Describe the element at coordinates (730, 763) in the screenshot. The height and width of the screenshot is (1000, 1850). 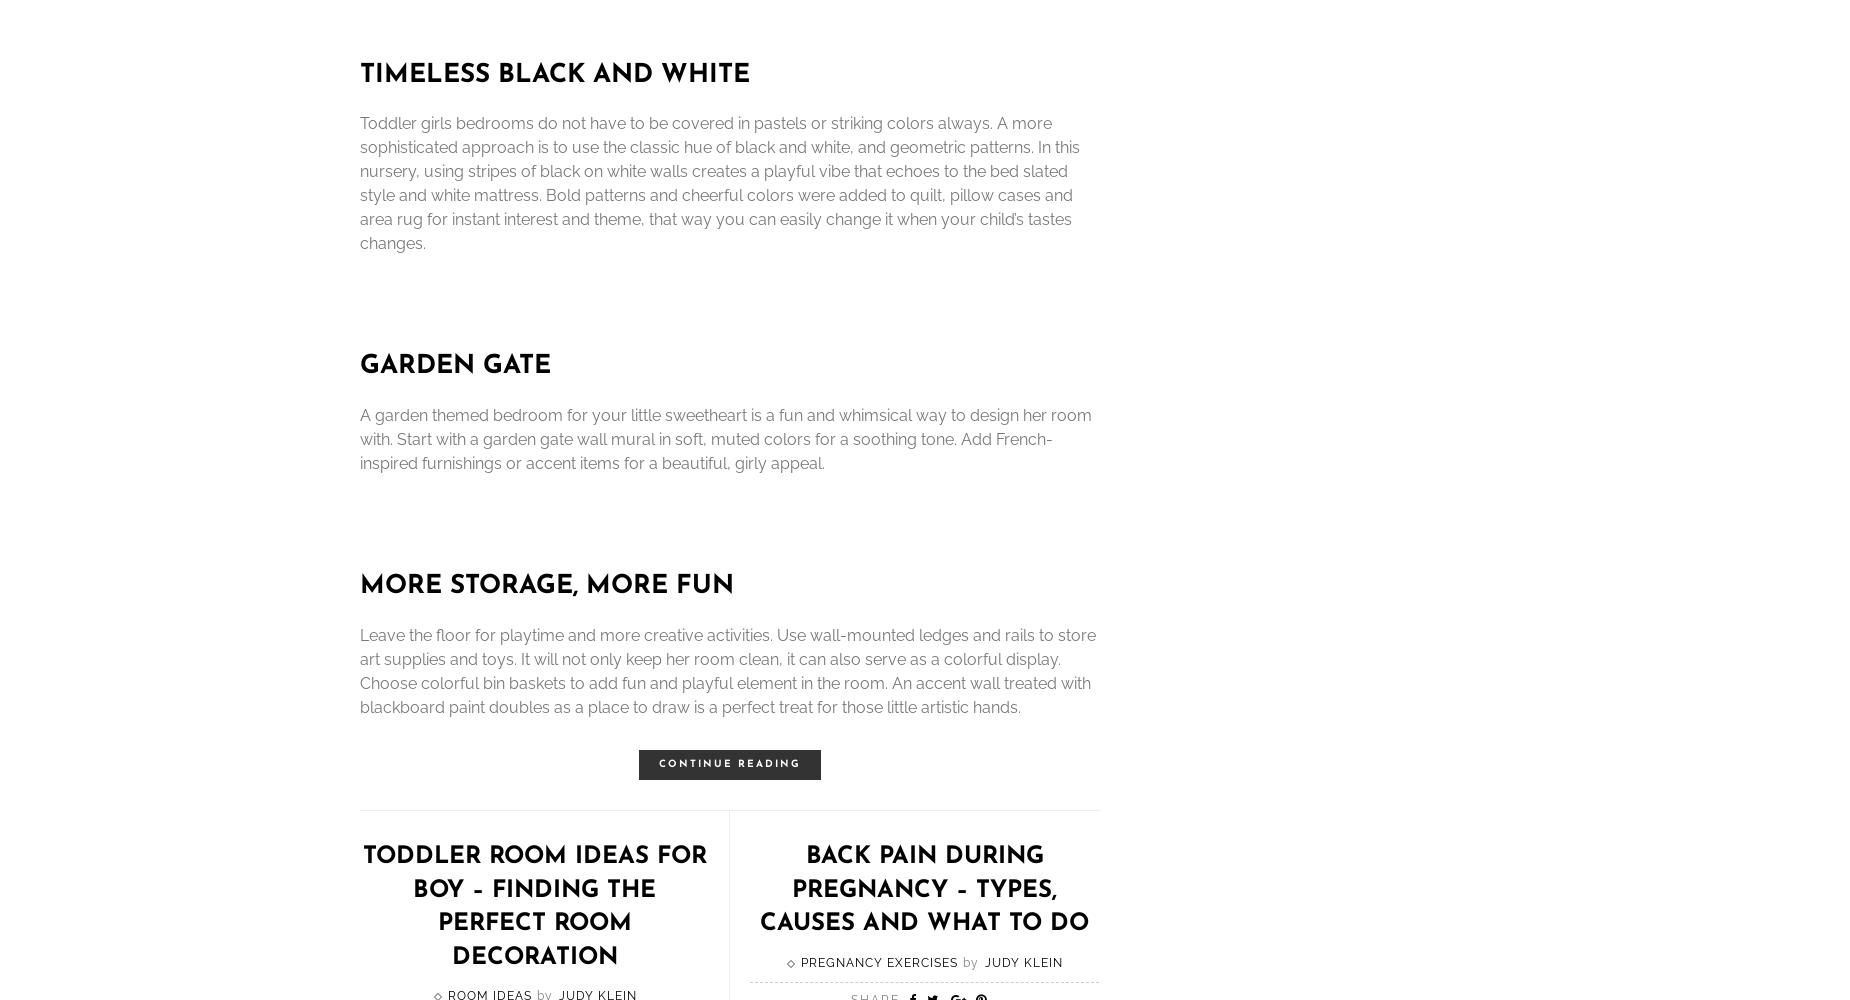
I see `'Continue Reading'` at that location.